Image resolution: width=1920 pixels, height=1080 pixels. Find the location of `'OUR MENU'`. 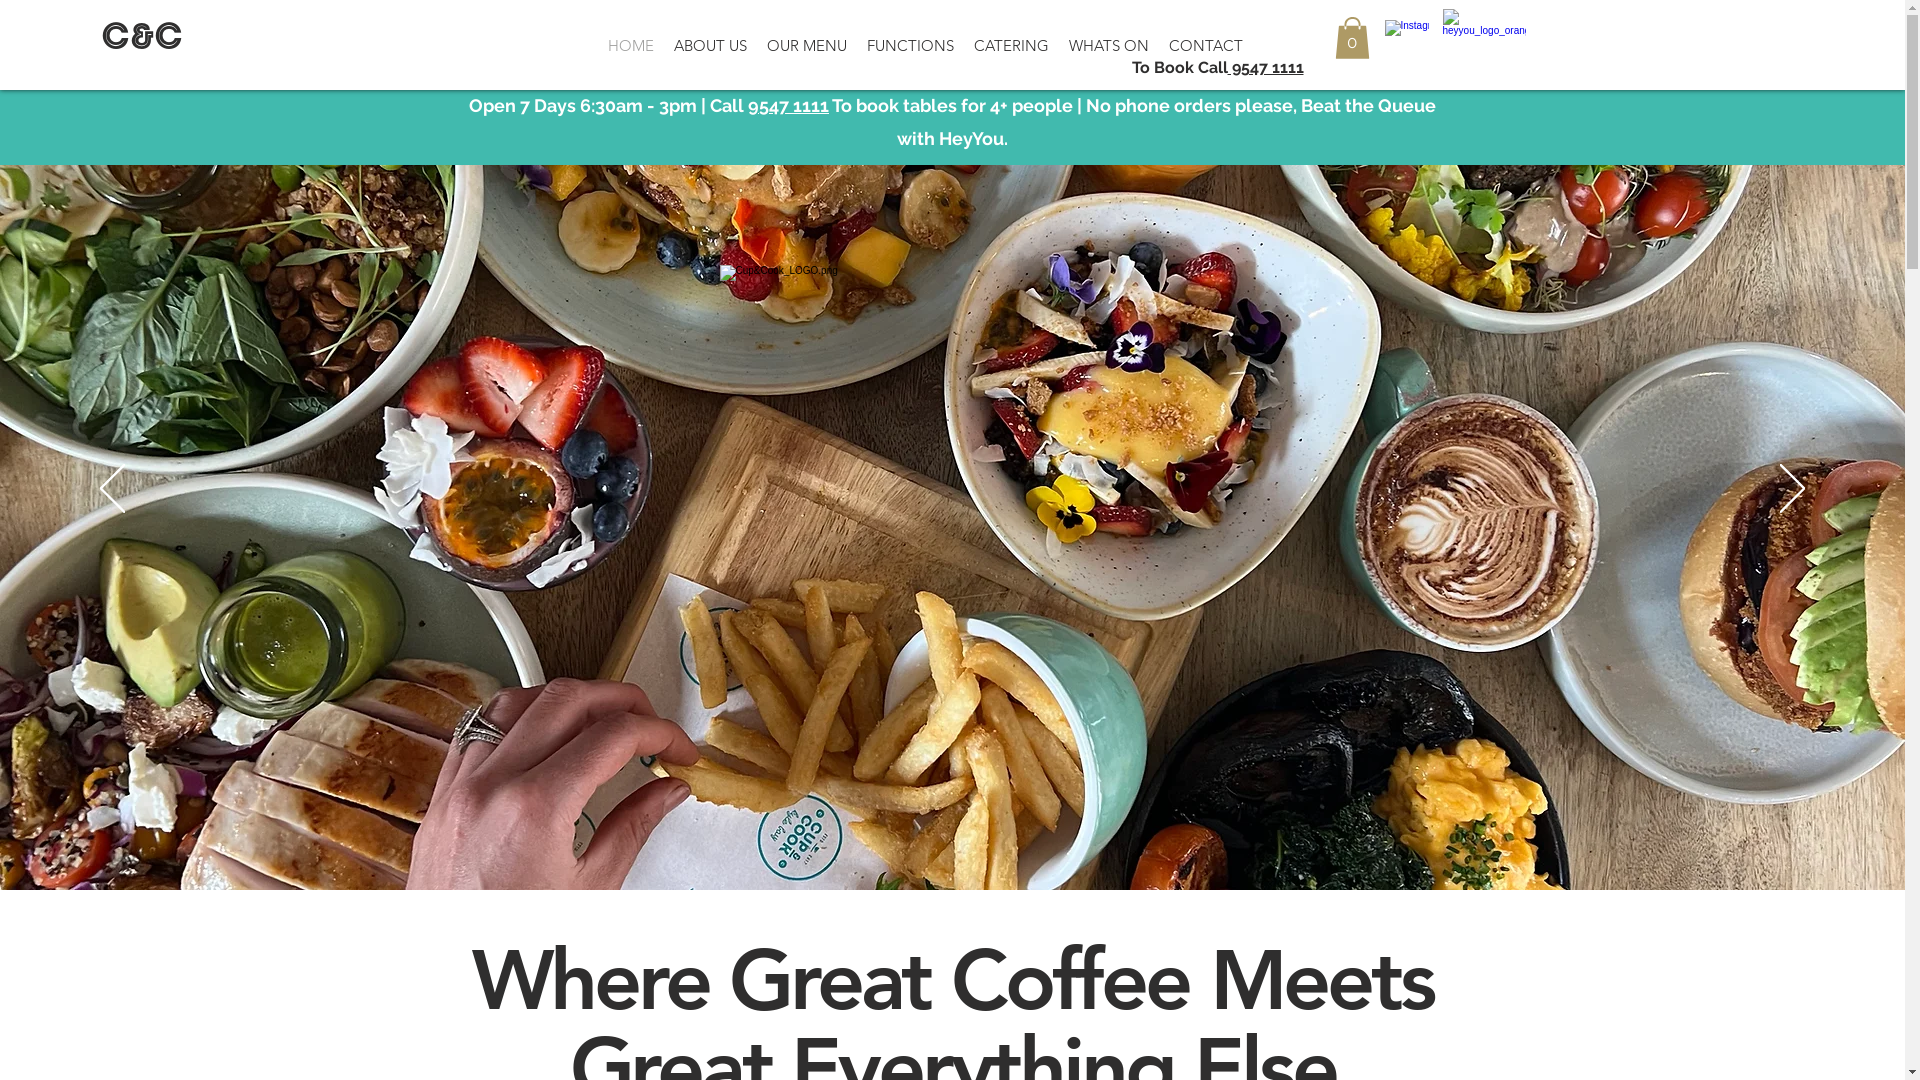

'OUR MENU' is located at coordinates (806, 45).